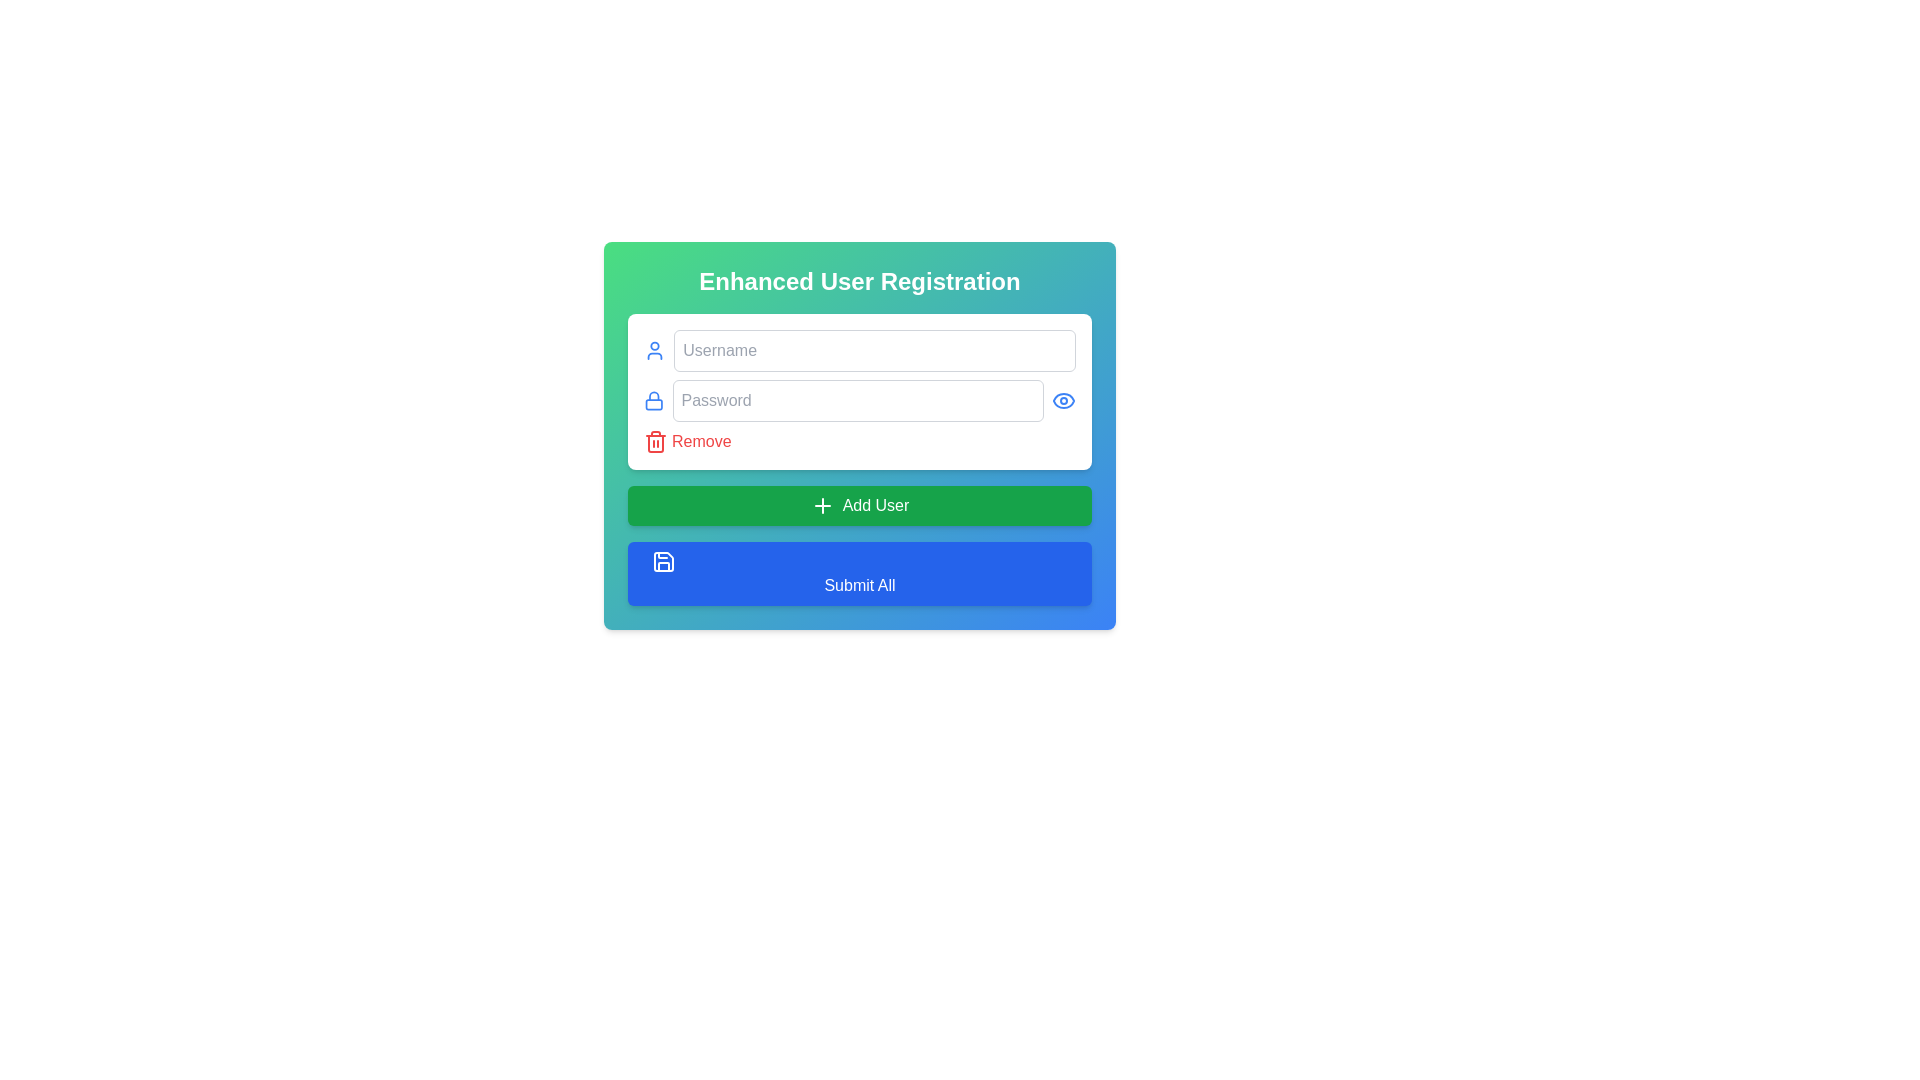 This screenshot has height=1080, width=1920. Describe the element at coordinates (701, 441) in the screenshot. I see `the 'Remove' text label, which is displayed in red and positioned next to a trash can icon below the password text input field in the 'Enhanced User Registration' form panel` at that location.